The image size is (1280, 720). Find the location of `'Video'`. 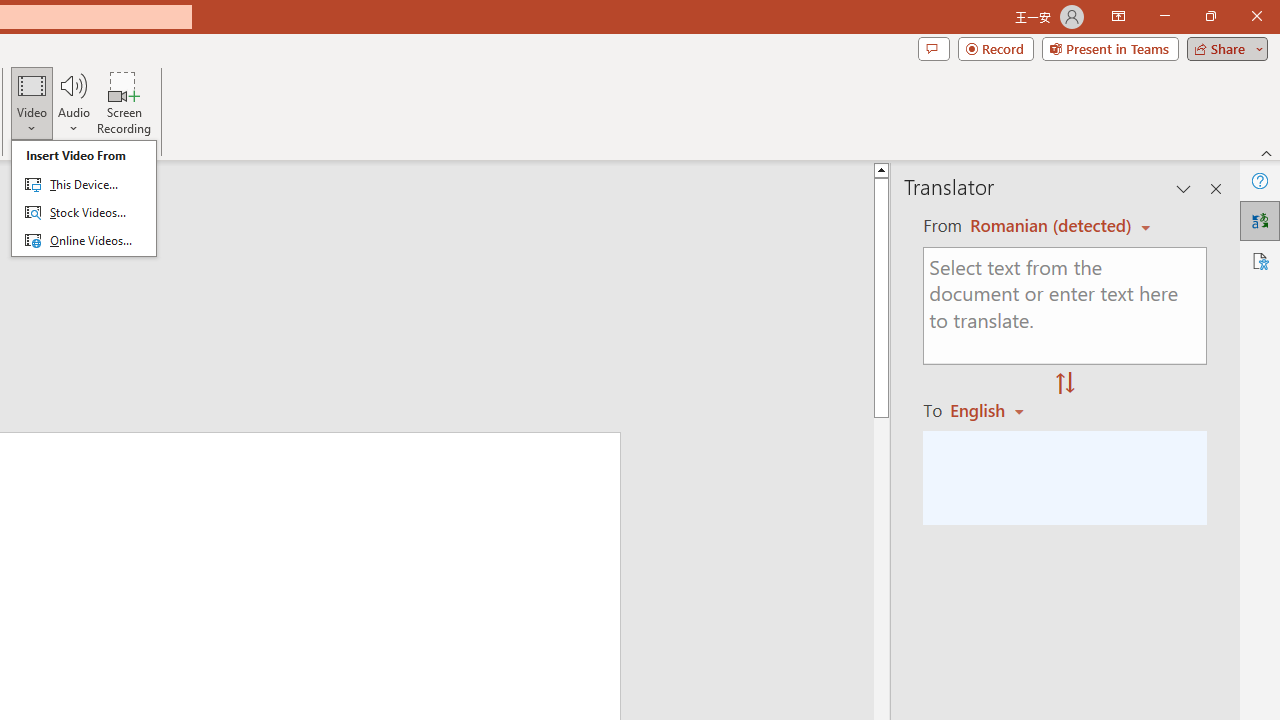

'Video' is located at coordinates (32, 103).